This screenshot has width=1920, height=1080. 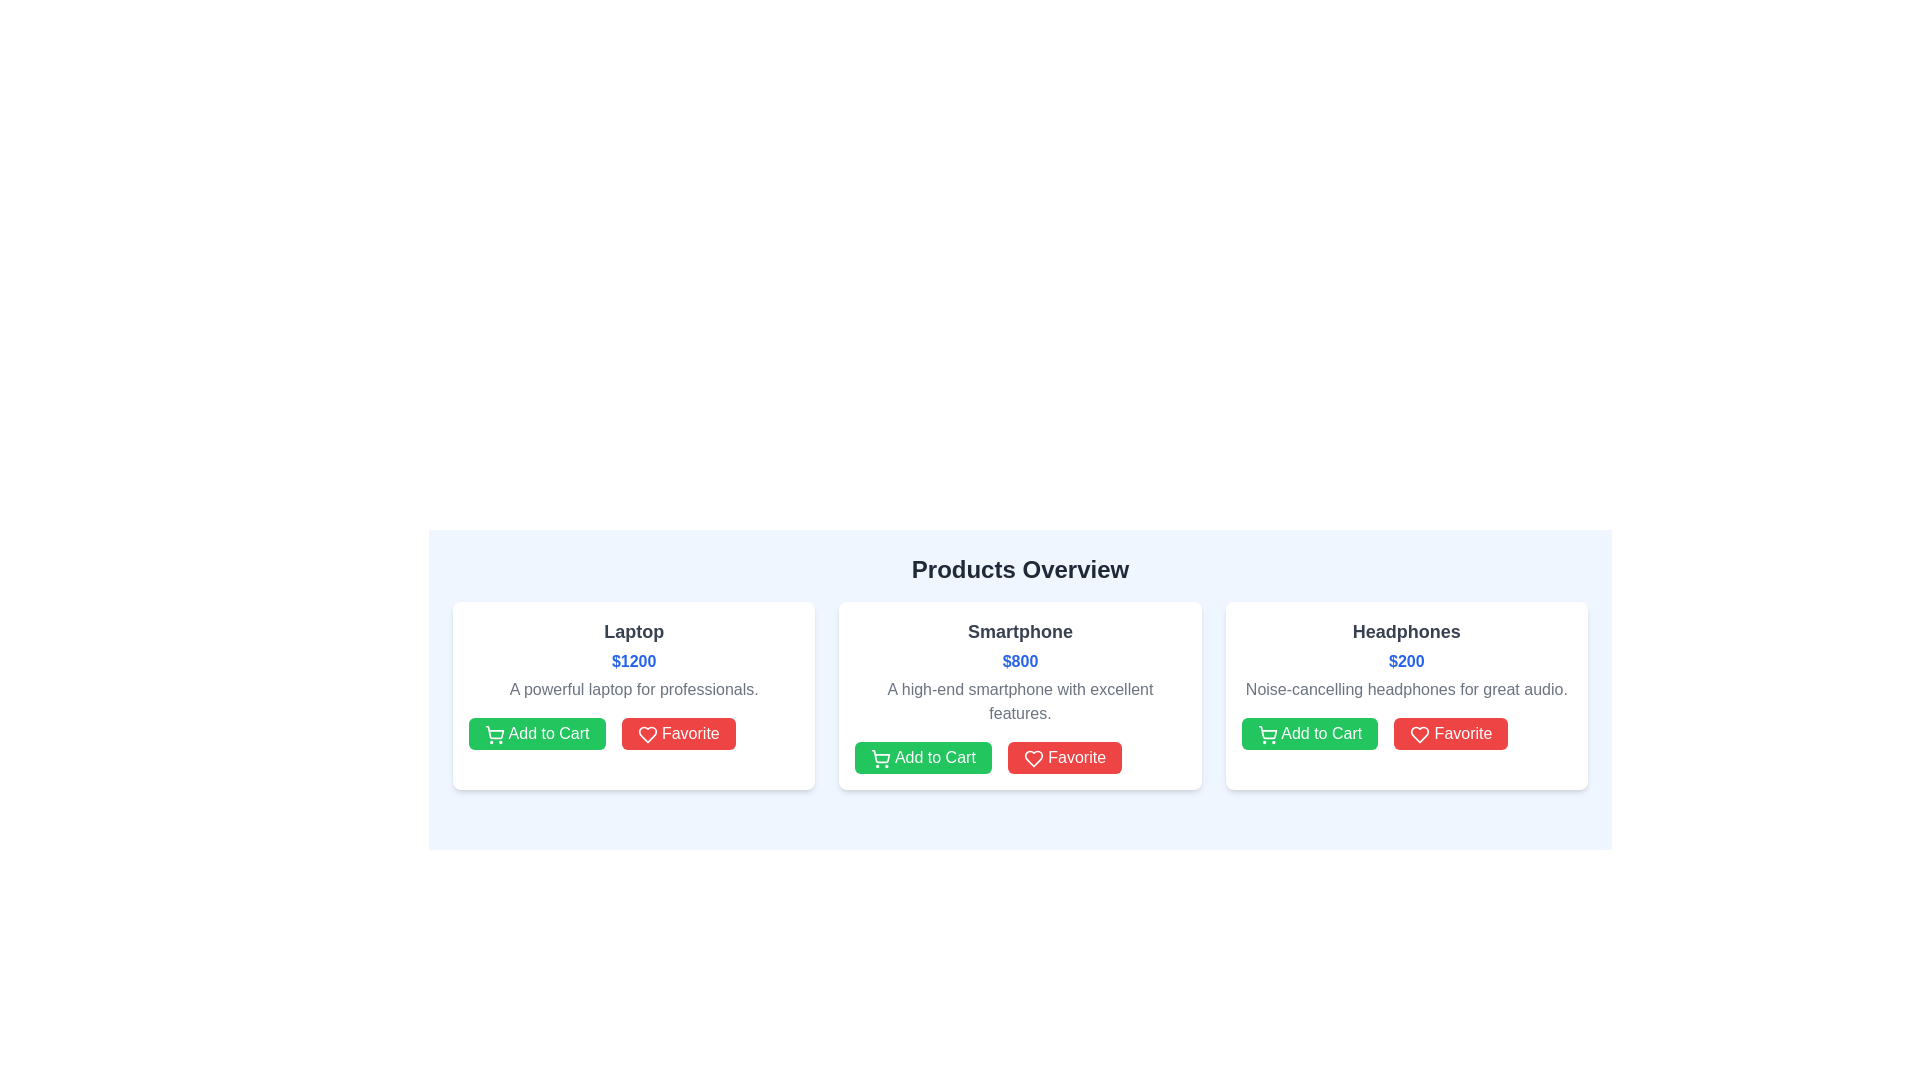 I want to click on the red rectangular 'Favorite' button with white text and a heart icon located on the right side of the button group in the second product card for marking the item as favorite, so click(x=1064, y=758).